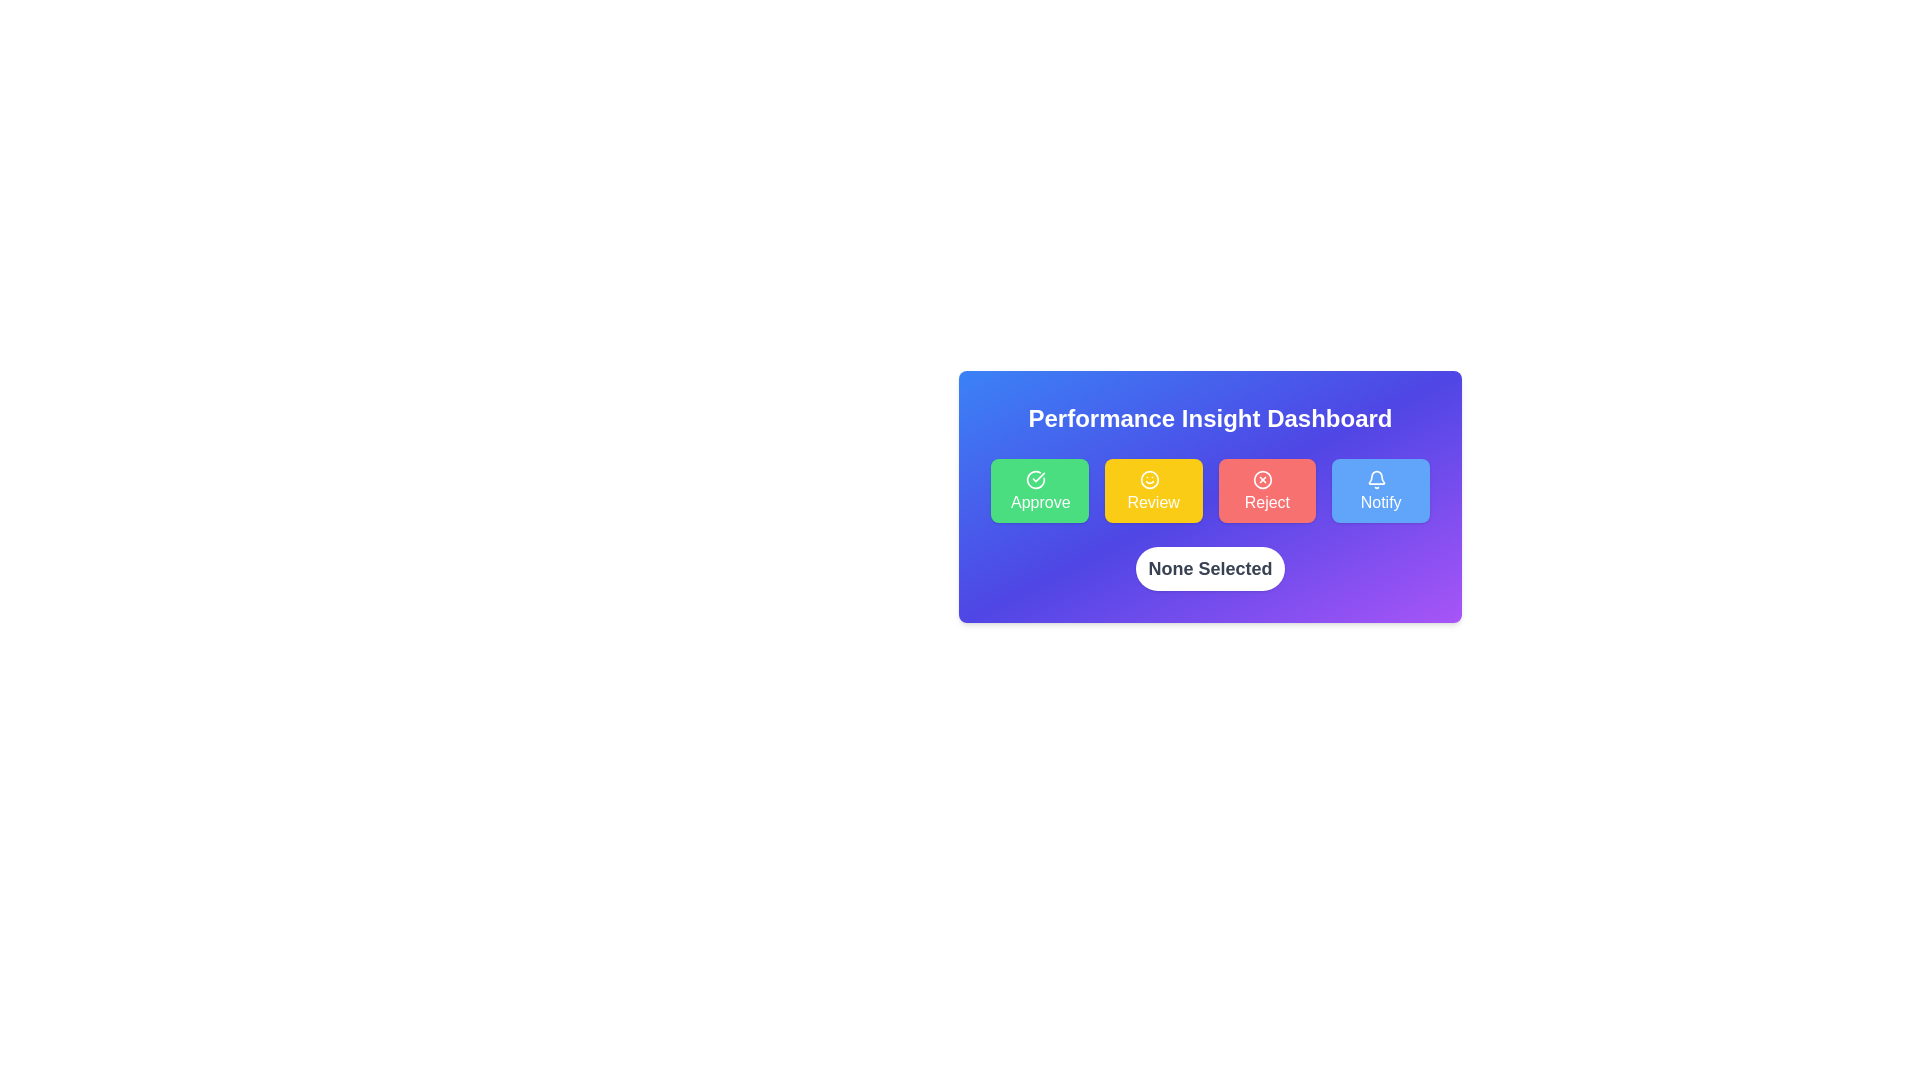 Image resolution: width=1920 pixels, height=1080 pixels. Describe the element at coordinates (1266, 490) in the screenshot. I see `the 'Reject' button, which is the third button in a horizontal group of four buttons, positioned between the 'Review' and 'Notify' buttons` at that location.